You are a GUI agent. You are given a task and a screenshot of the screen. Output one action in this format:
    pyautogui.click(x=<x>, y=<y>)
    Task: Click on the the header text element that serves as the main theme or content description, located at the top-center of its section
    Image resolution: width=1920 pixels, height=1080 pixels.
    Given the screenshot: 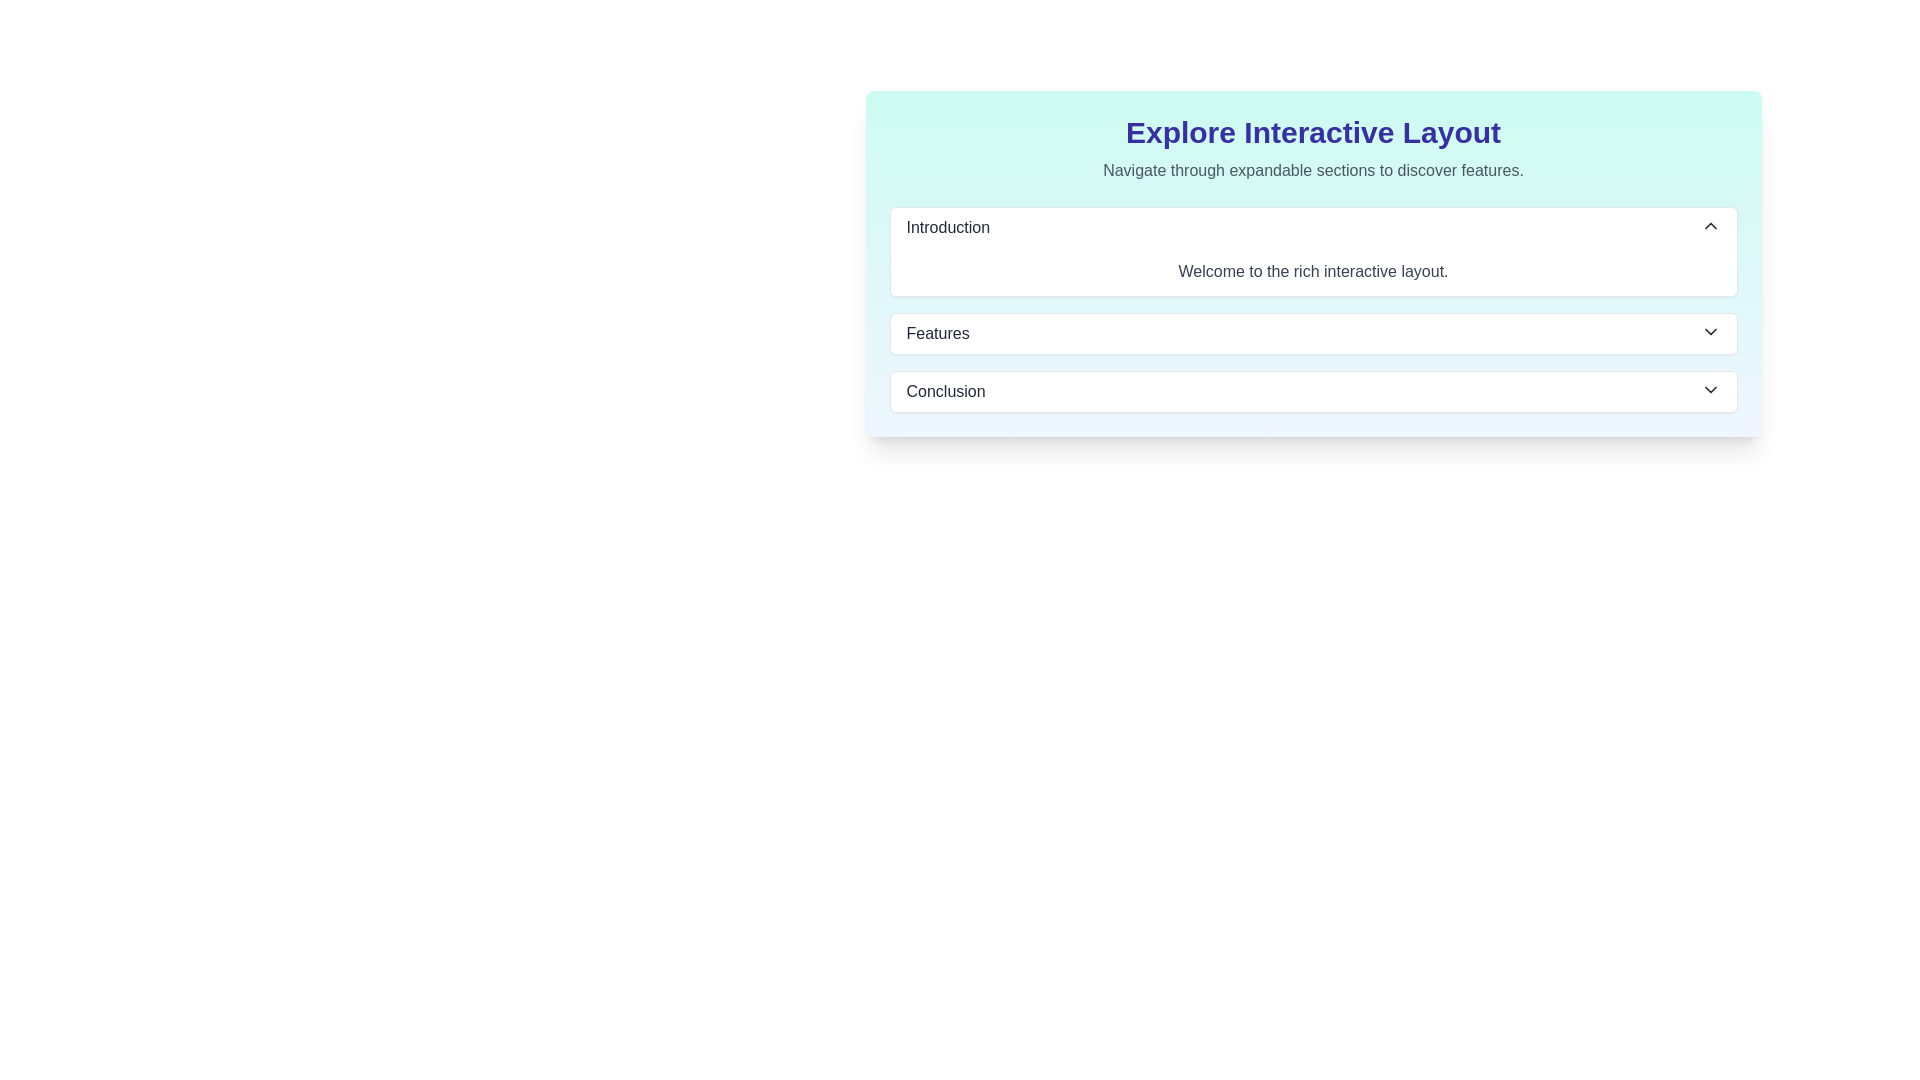 What is the action you would take?
    pyautogui.click(x=1313, y=132)
    